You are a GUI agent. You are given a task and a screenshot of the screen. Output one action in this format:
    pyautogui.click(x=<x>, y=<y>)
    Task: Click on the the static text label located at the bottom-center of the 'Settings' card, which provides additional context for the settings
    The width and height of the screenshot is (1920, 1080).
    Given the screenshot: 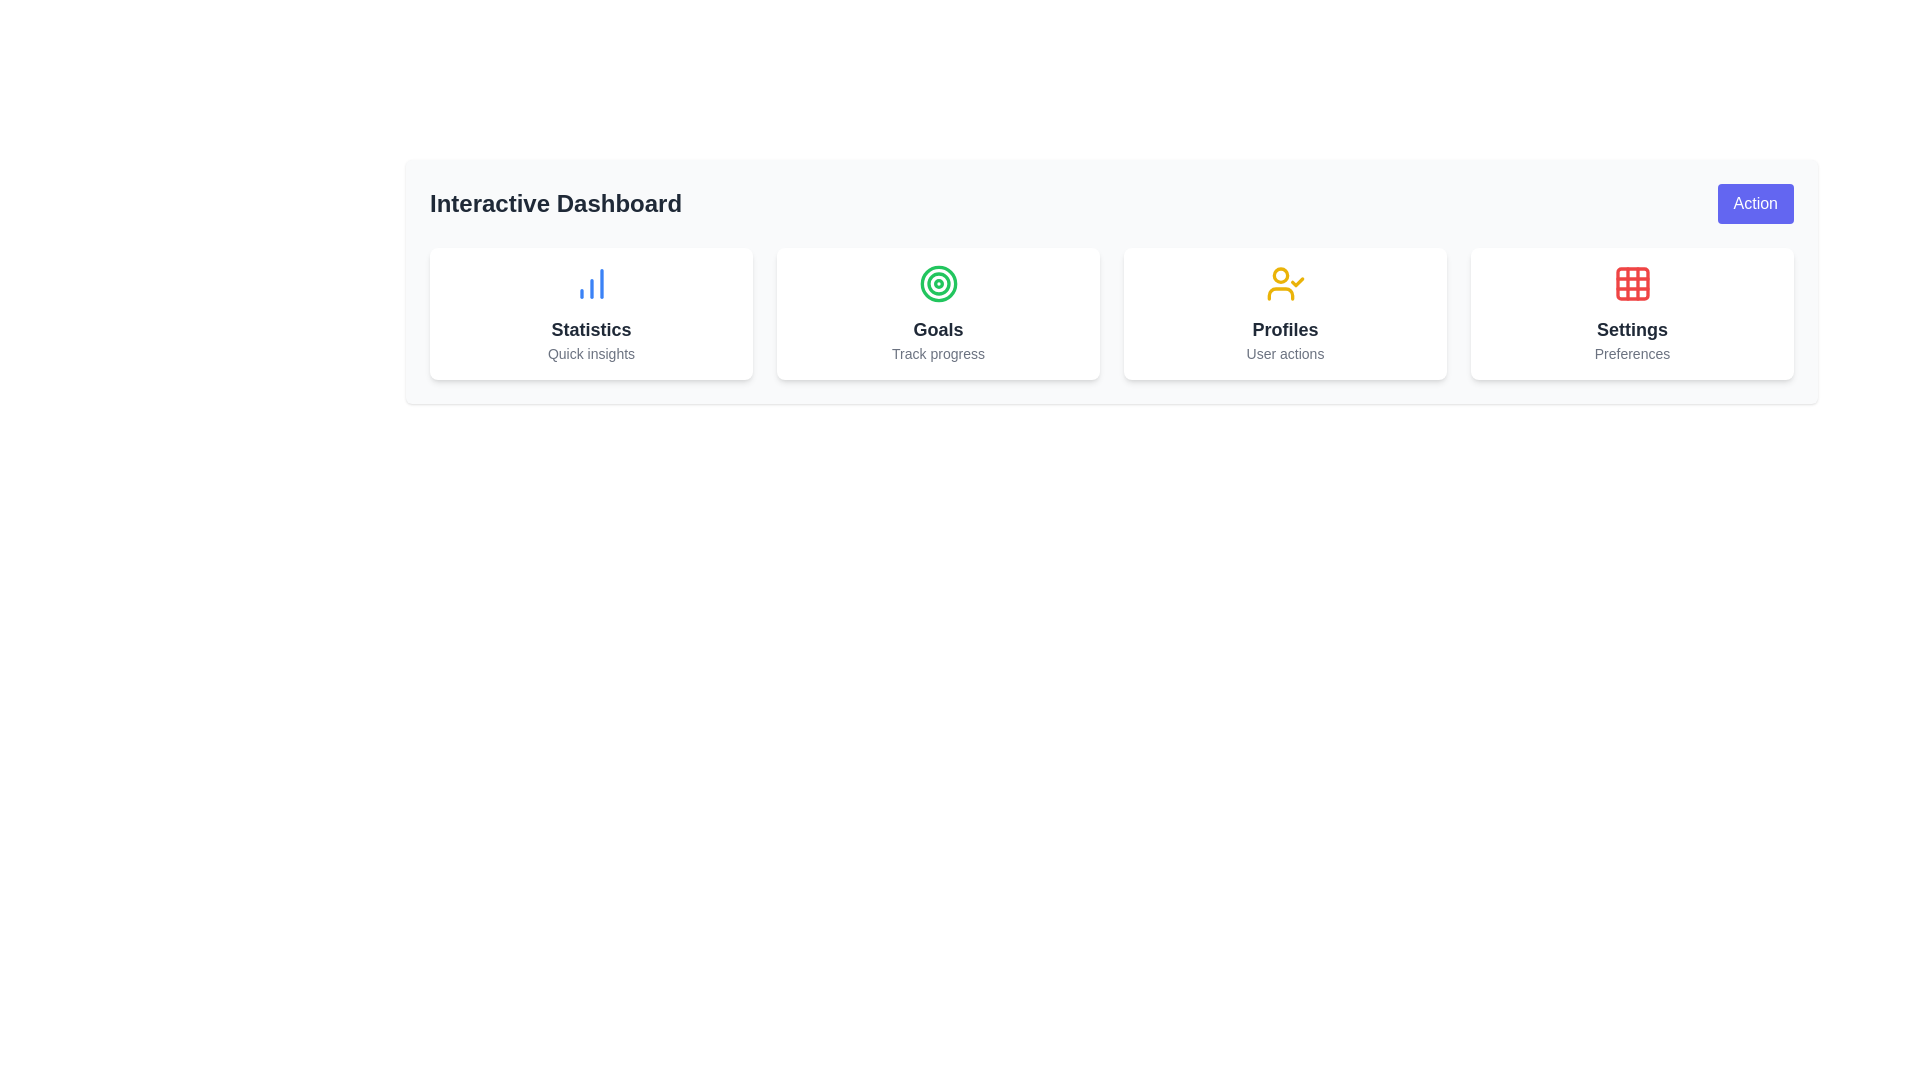 What is the action you would take?
    pyautogui.click(x=1632, y=353)
    